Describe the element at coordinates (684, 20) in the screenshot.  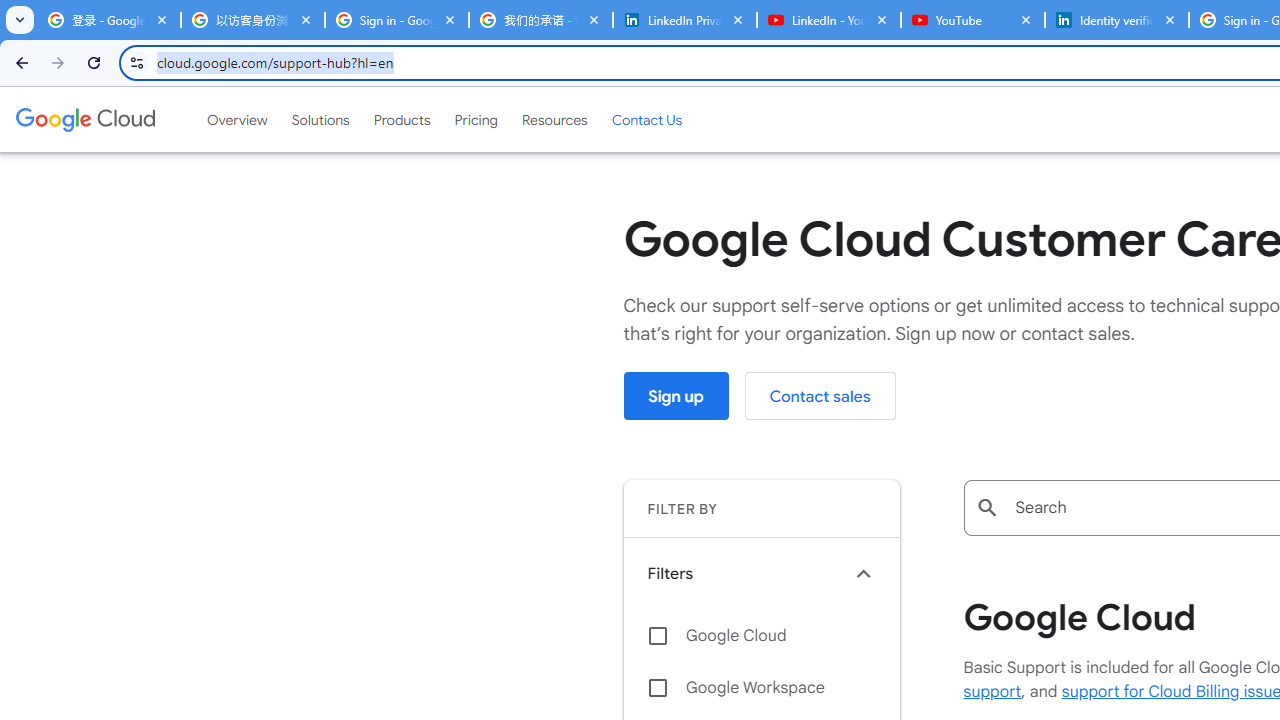
I see `'LinkedIn Privacy Policy'` at that location.